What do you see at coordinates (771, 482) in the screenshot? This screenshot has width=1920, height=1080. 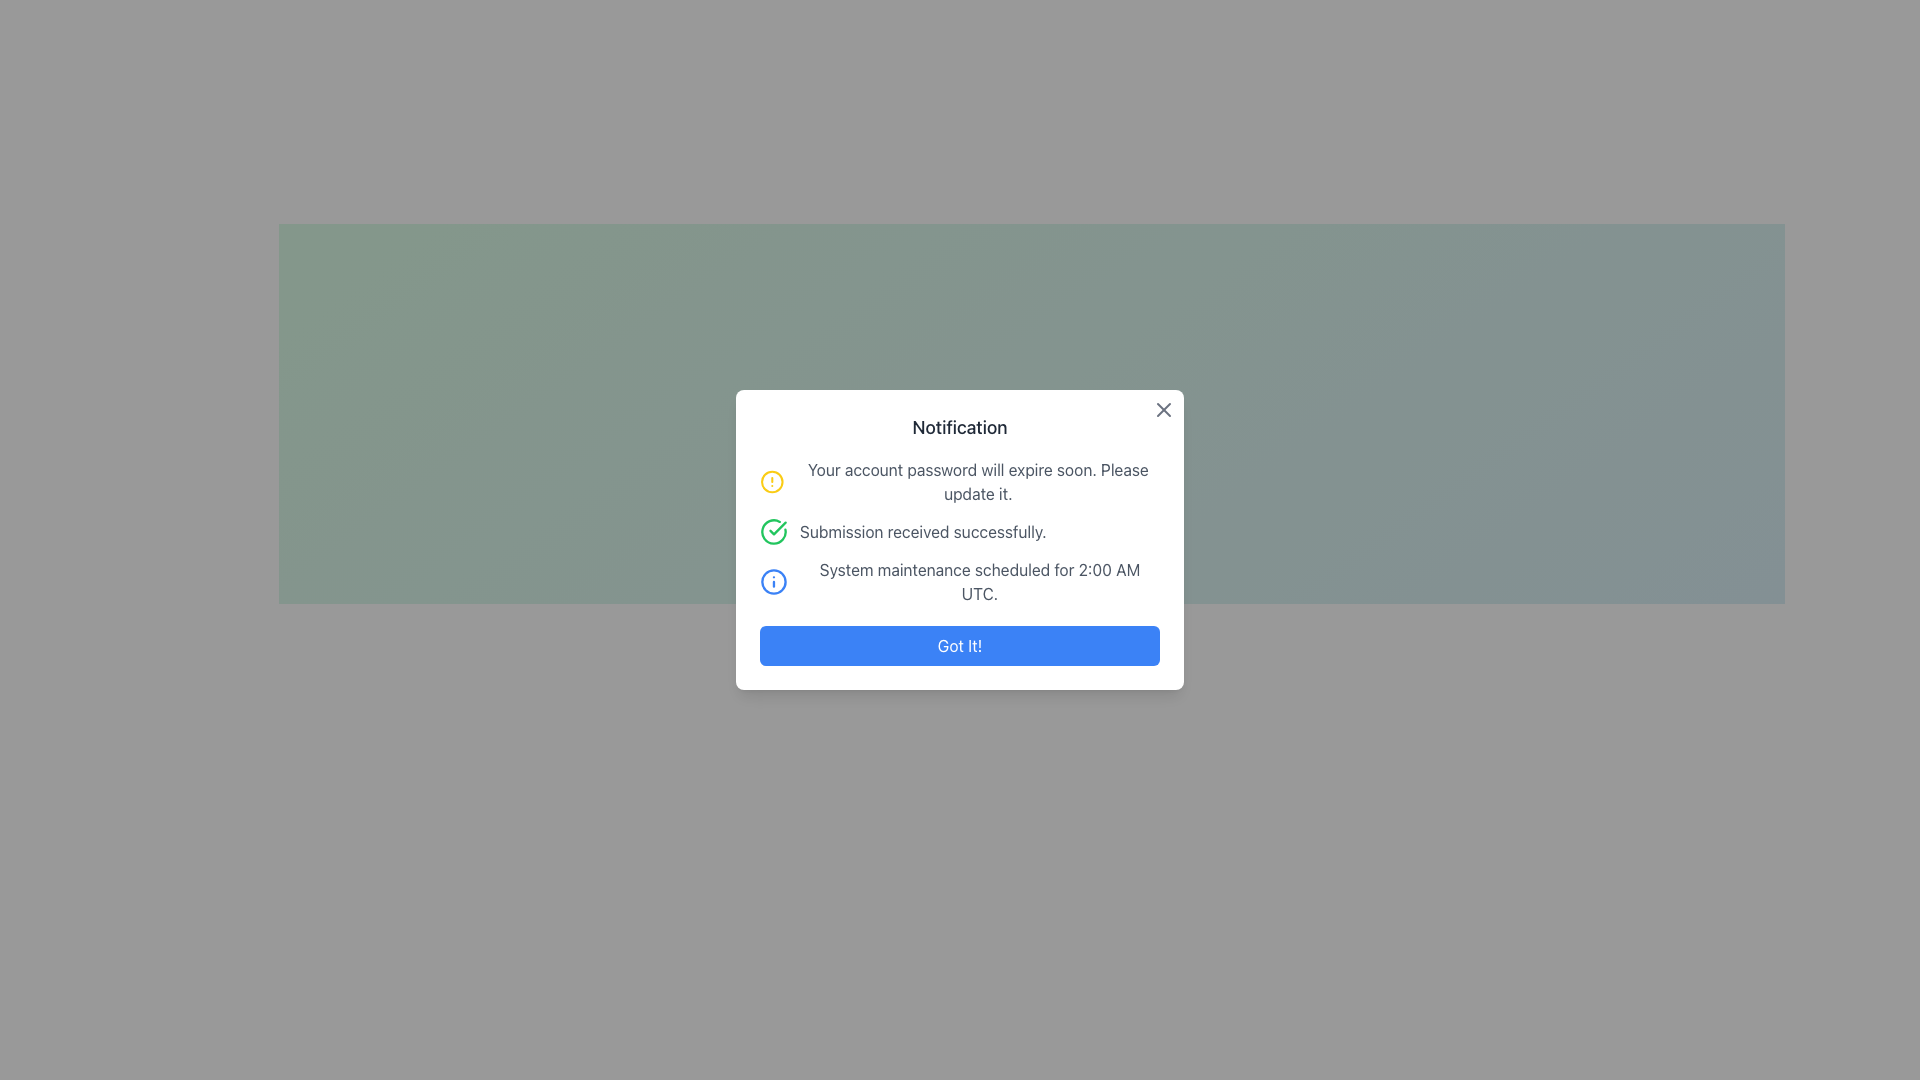 I see `the alert icon that signals a warning about the account password expiration, which is positioned to the left of the message 'Your account password will expire soon. Please update it.'` at bounding box center [771, 482].